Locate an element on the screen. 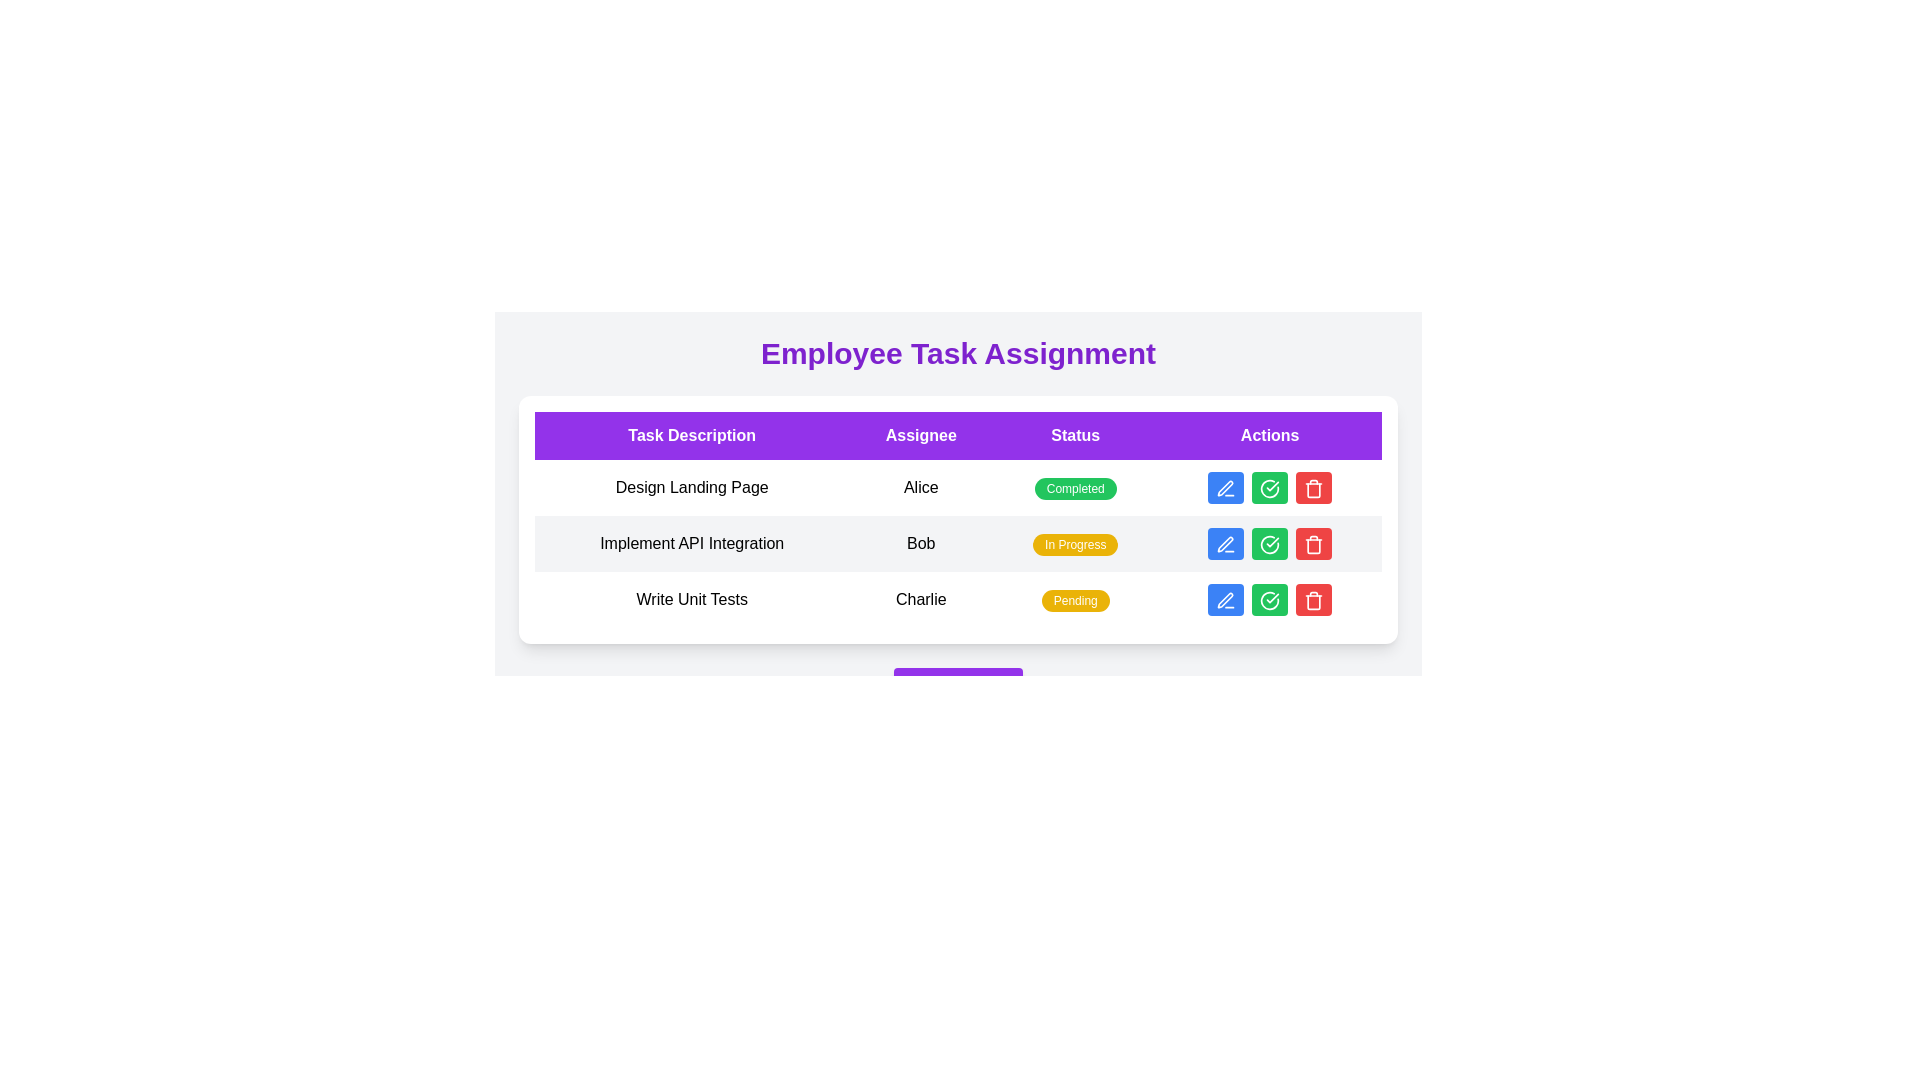  the vibrant purple 'Add Task' button located at the bottom center of the interface is located at coordinates (957, 686).